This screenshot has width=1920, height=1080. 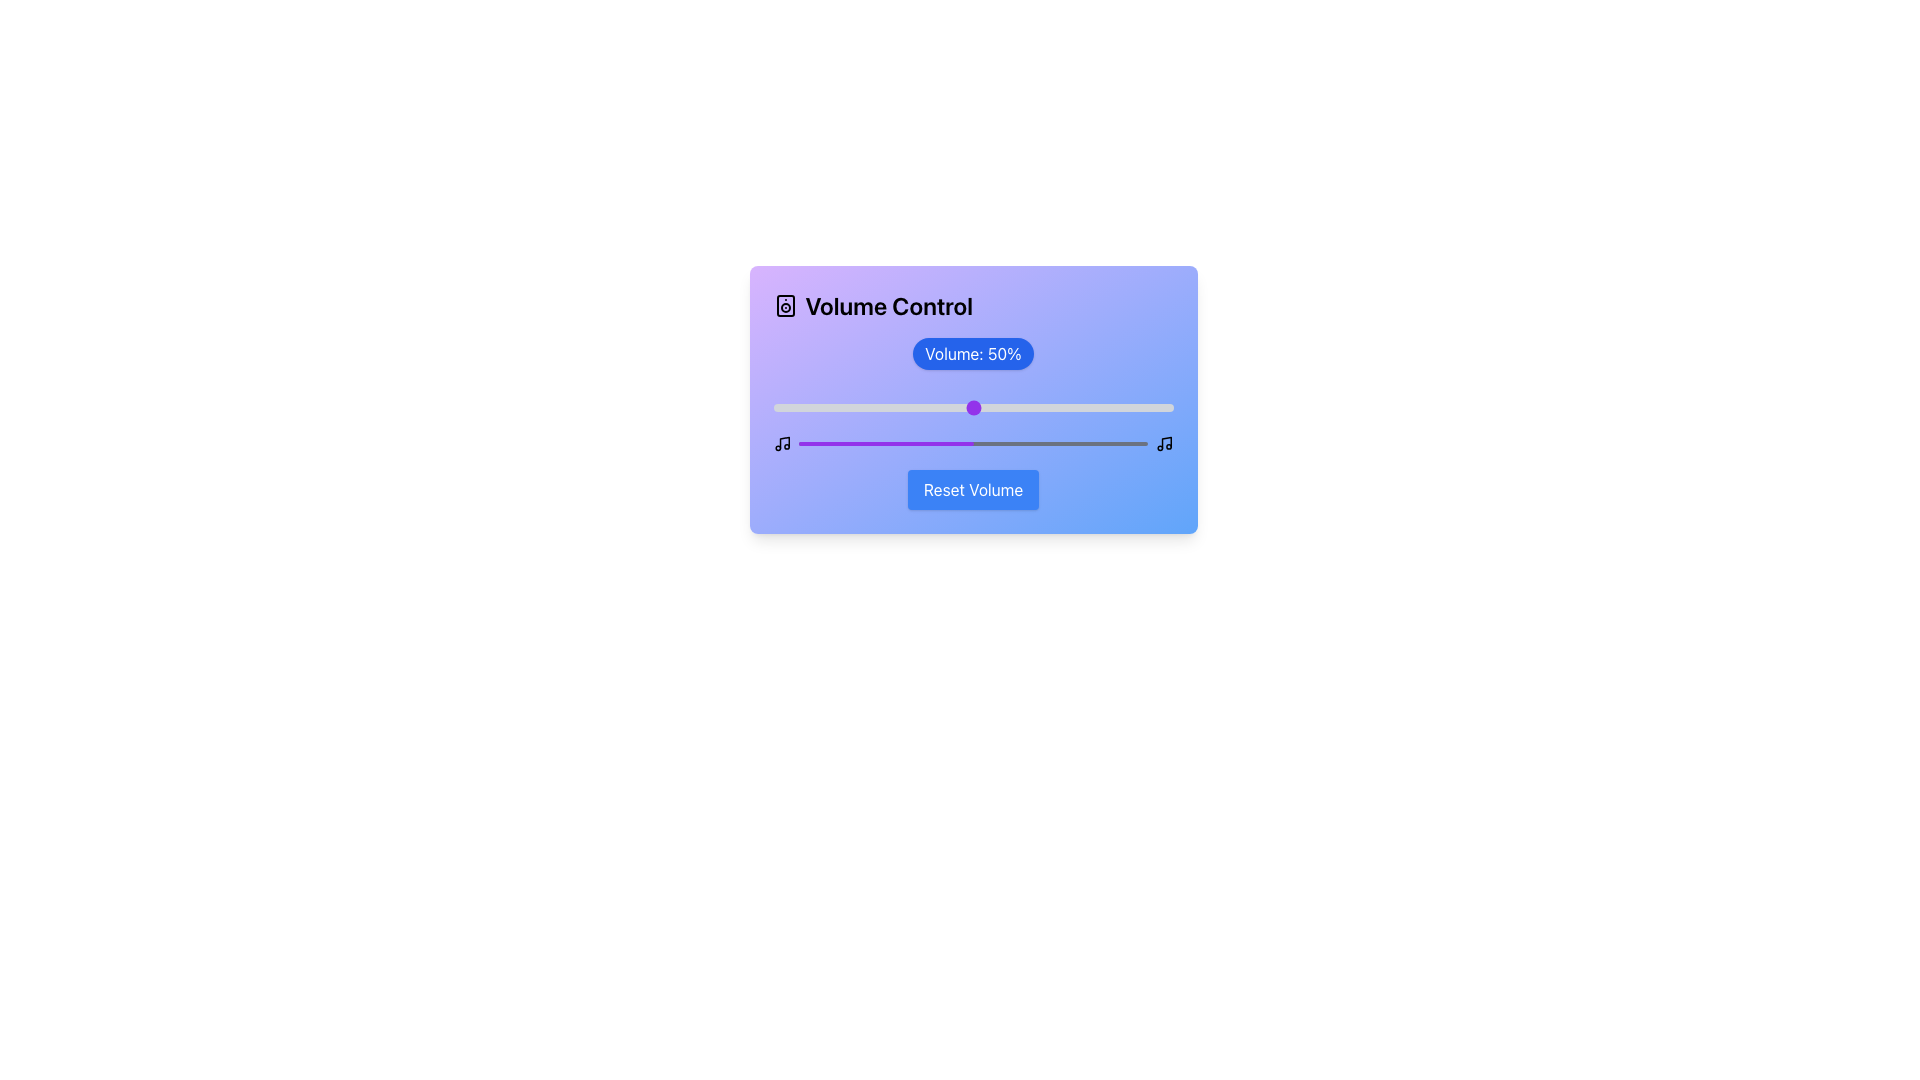 What do you see at coordinates (973, 505) in the screenshot?
I see `the 'Volume Control' panel to receive interactive feedback, which includes a gradient header and a circular volume button` at bounding box center [973, 505].